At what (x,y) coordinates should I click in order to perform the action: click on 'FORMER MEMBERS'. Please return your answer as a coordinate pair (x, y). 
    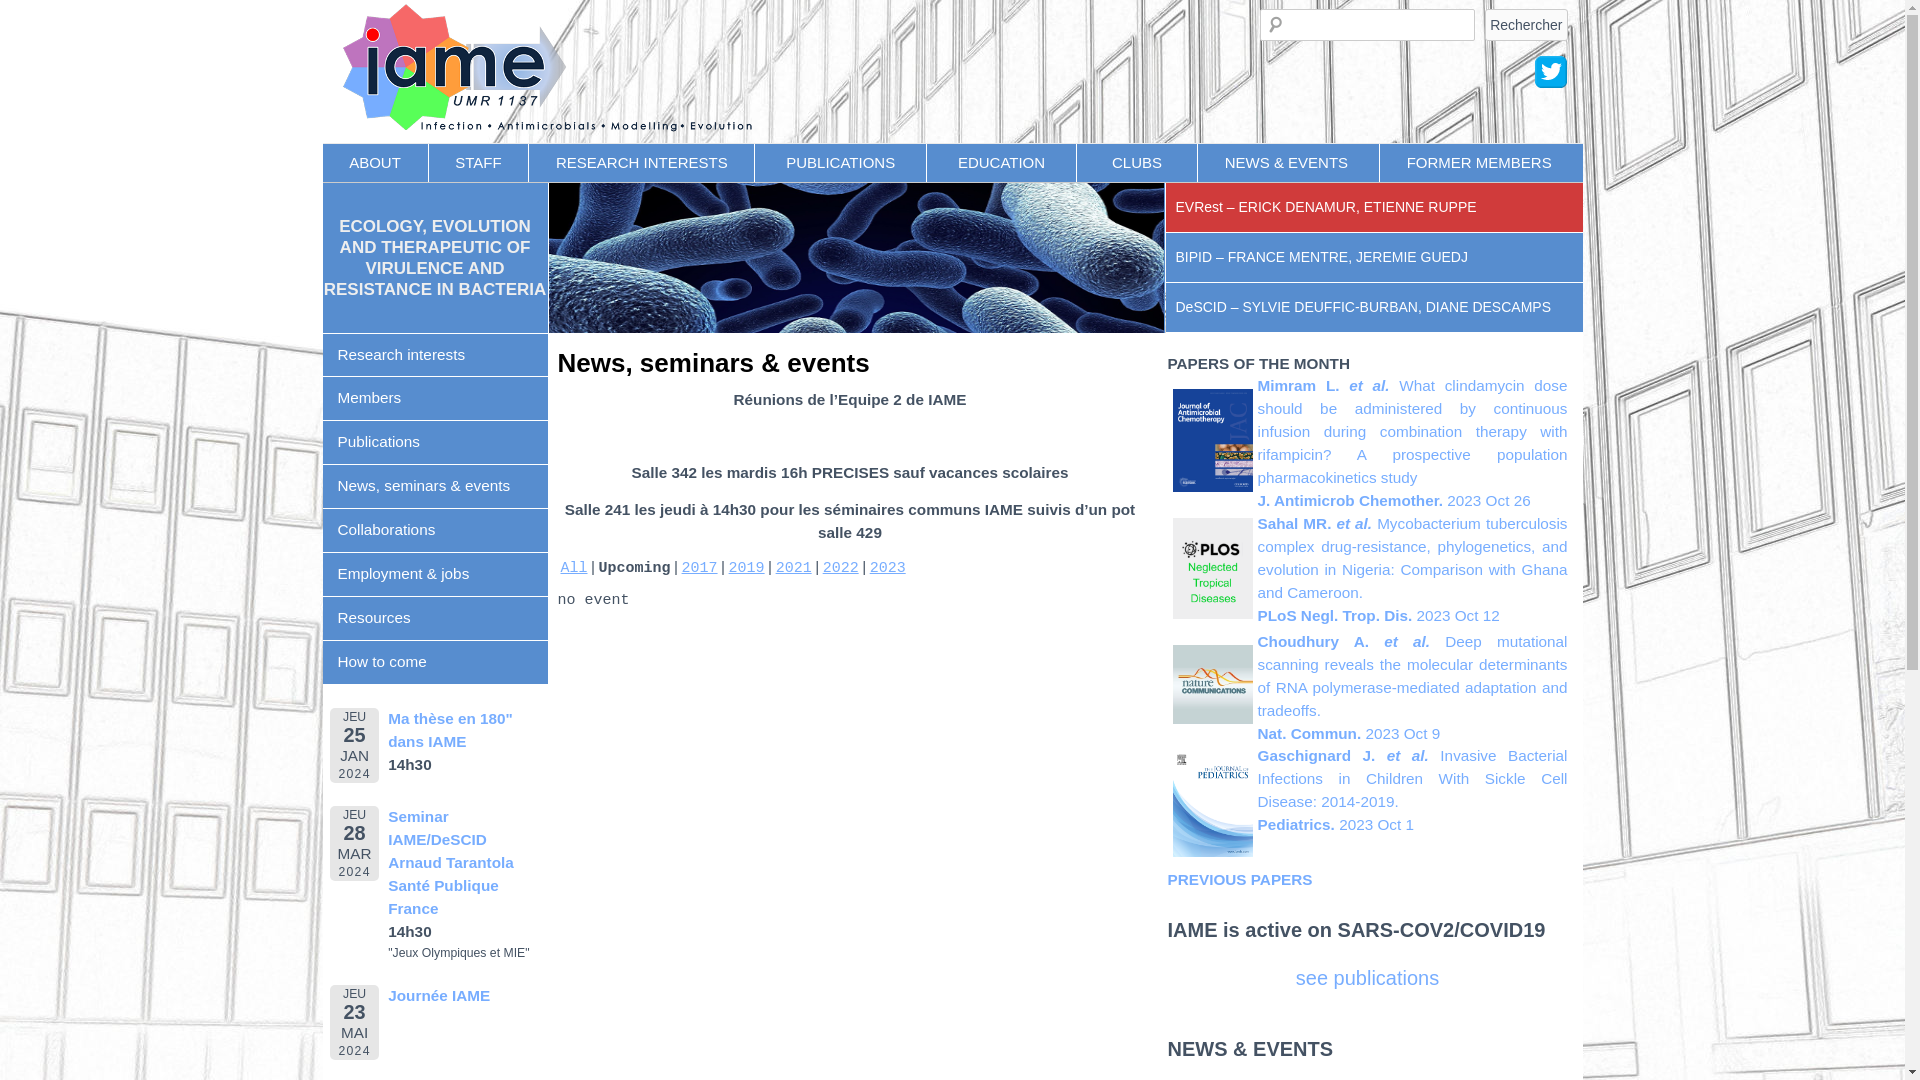
    Looking at the image, I should click on (1478, 161).